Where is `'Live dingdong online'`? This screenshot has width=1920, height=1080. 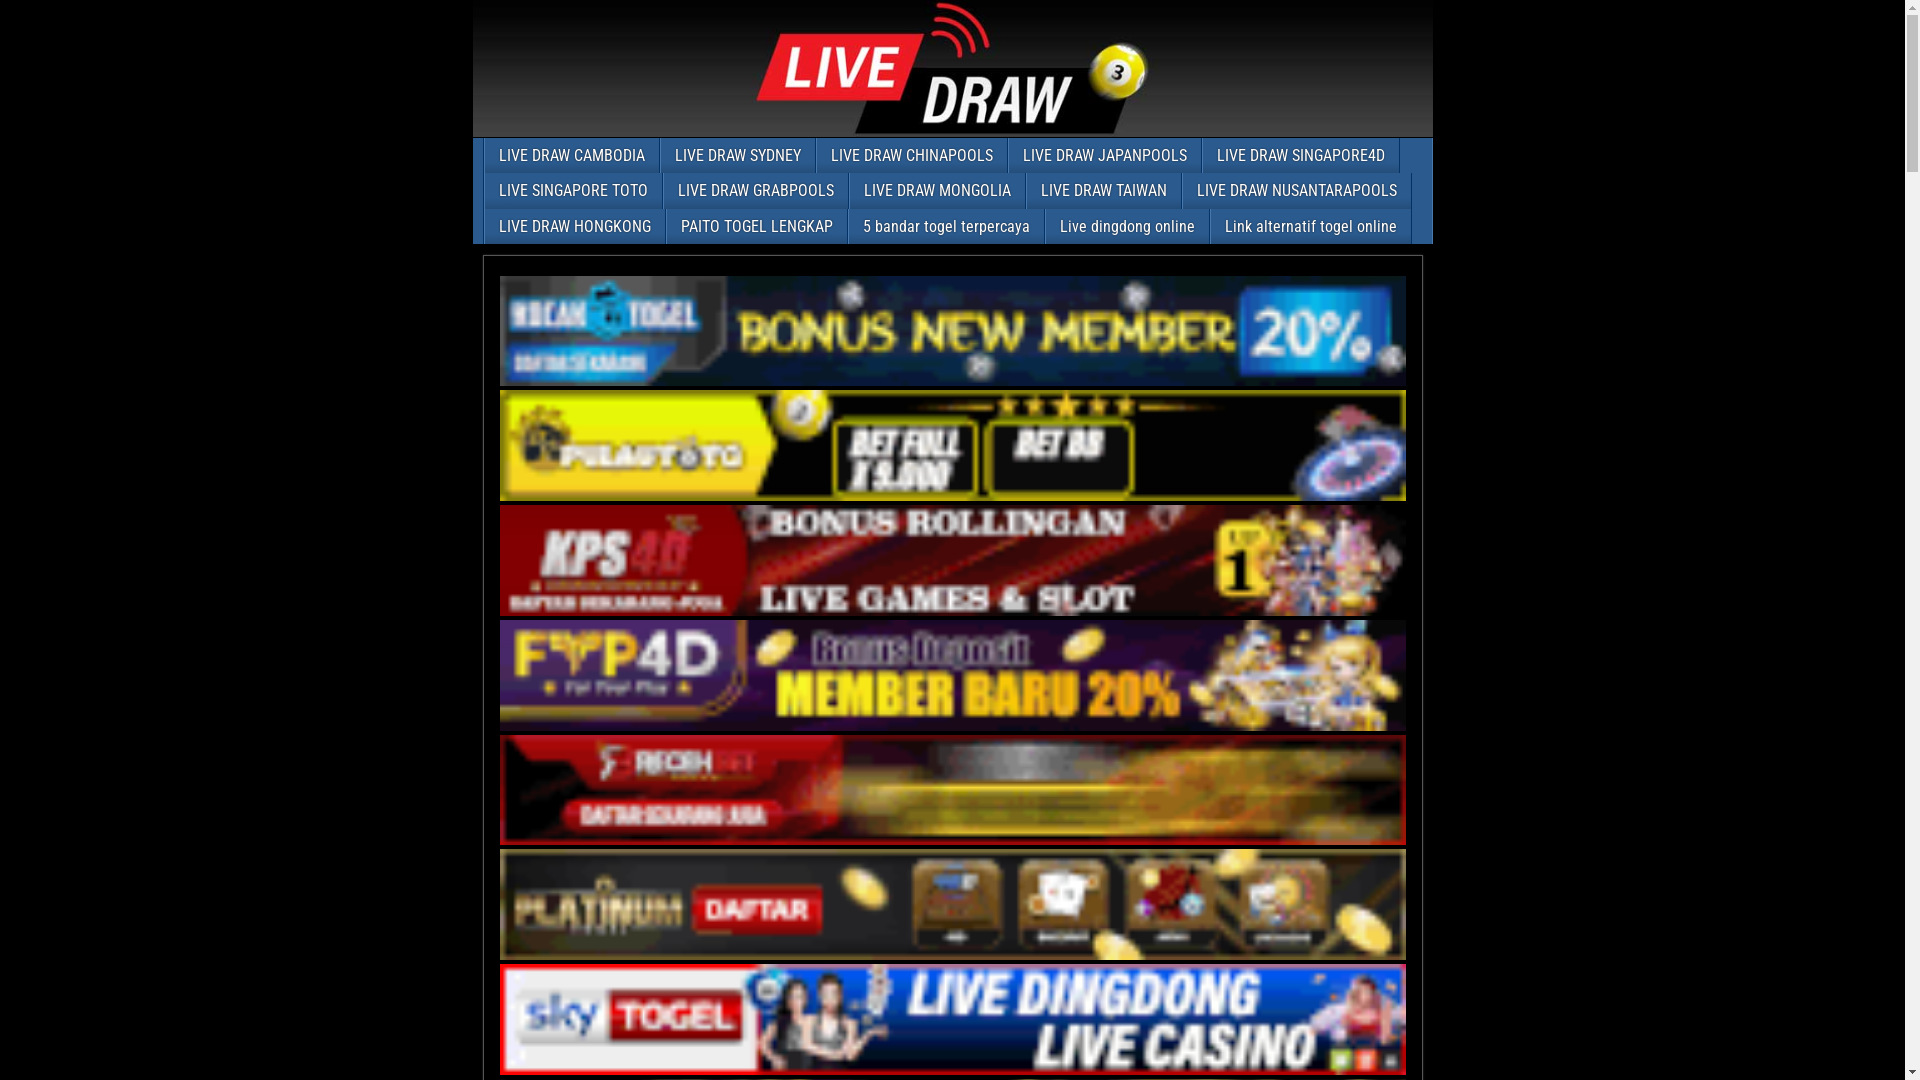 'Live dingdong online' is located at coordinates (1045, 225).